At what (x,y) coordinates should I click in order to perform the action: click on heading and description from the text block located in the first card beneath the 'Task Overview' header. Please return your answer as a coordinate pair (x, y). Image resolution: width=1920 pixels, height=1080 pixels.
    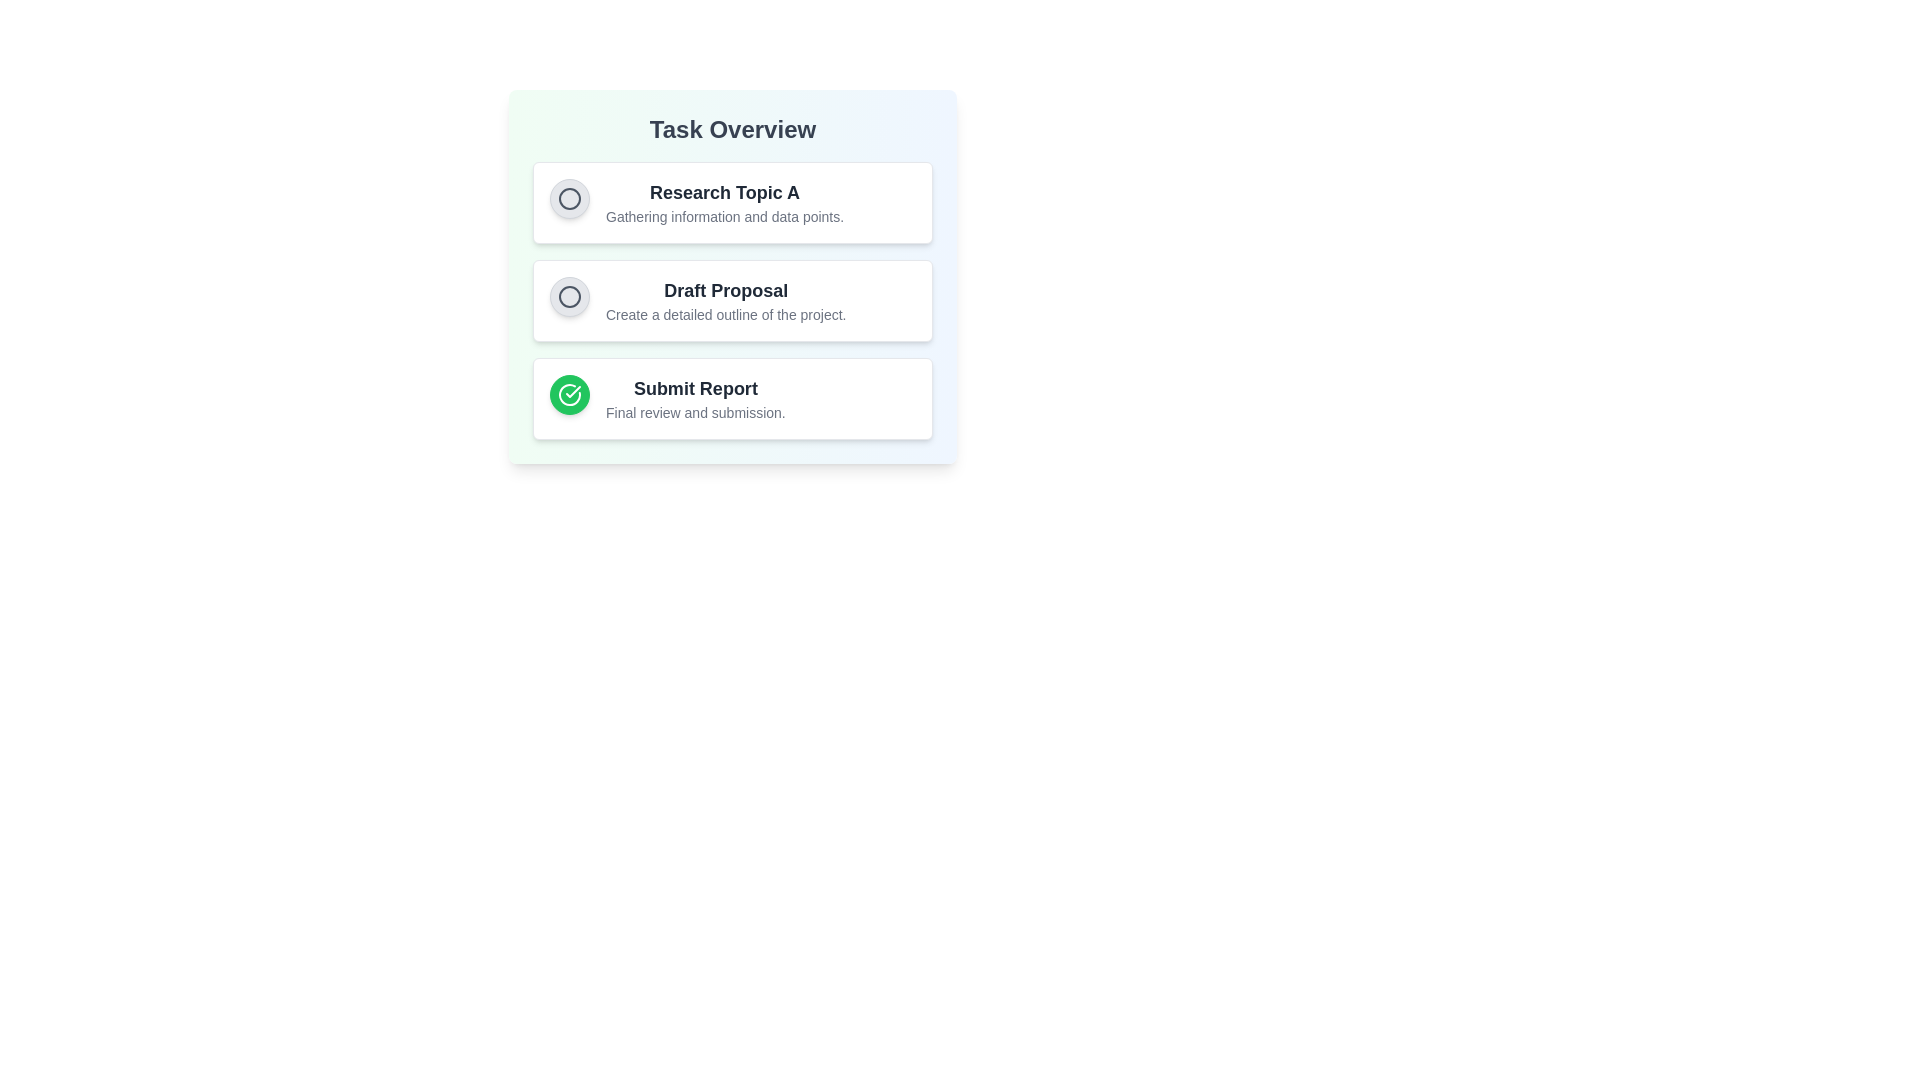
    Looking at the image, I should click on (723, 203).